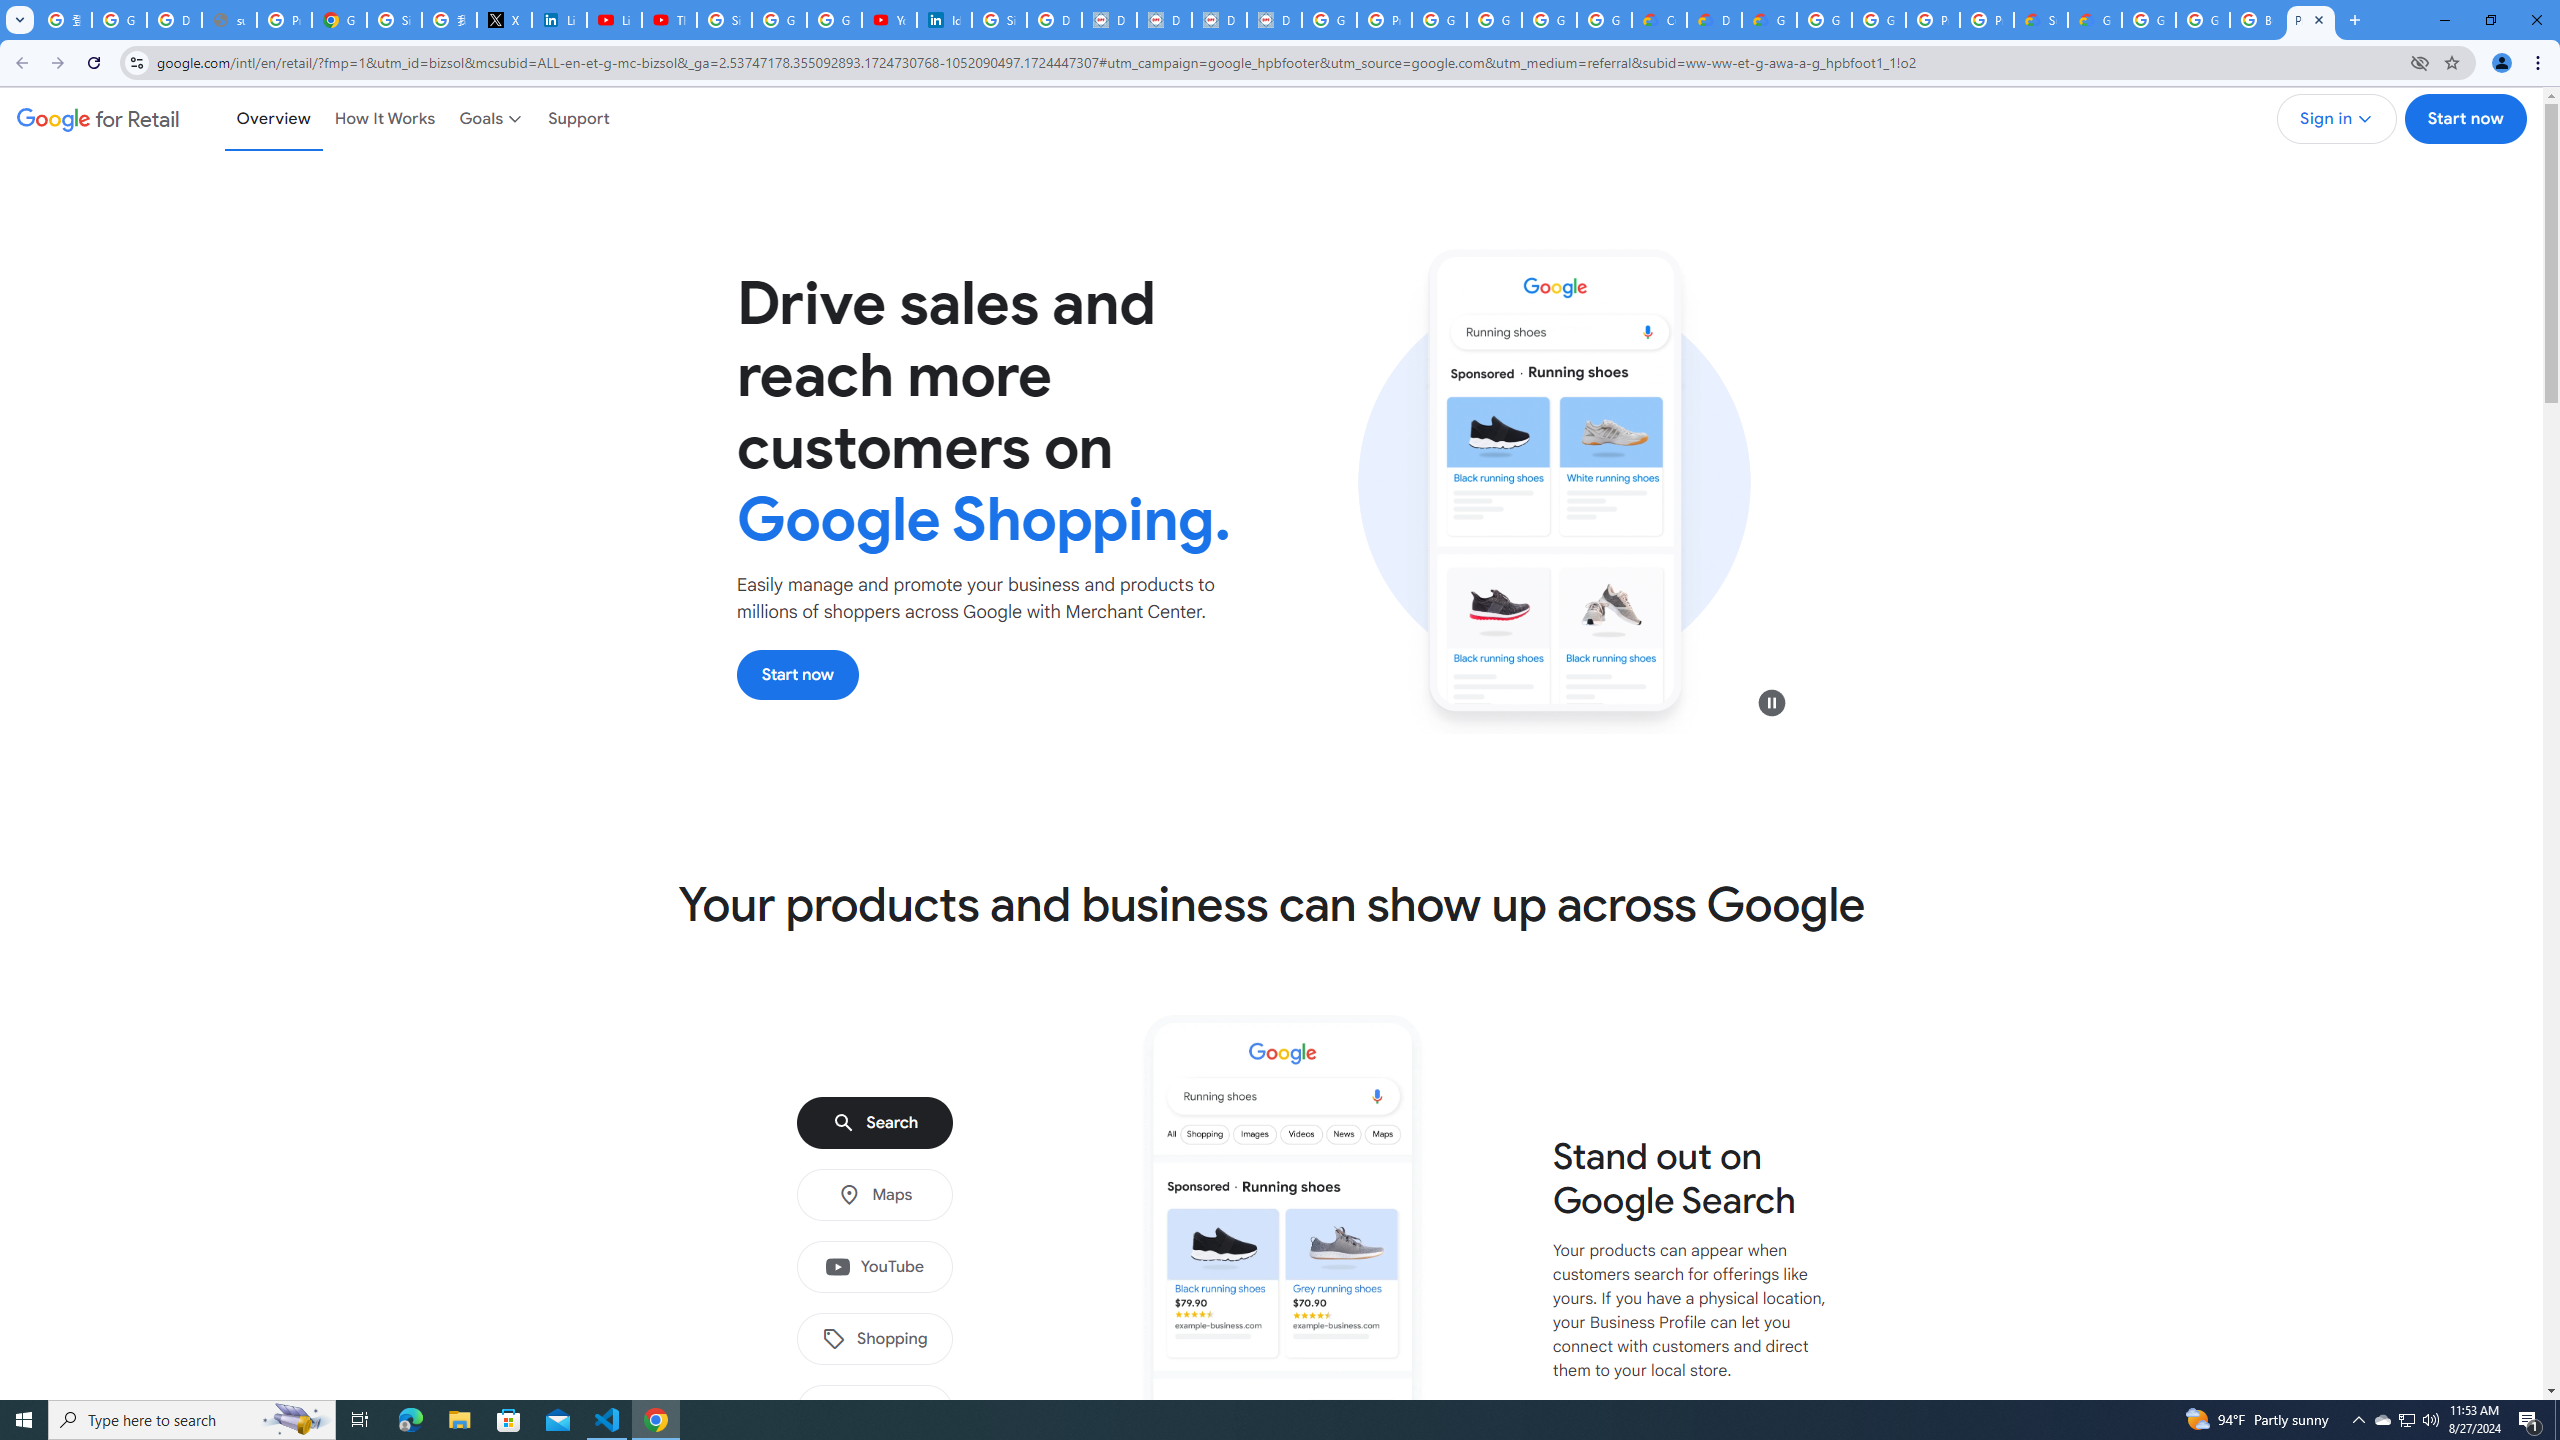  I want to click on 'Sign in - Google Accounts', so click(394, 19).